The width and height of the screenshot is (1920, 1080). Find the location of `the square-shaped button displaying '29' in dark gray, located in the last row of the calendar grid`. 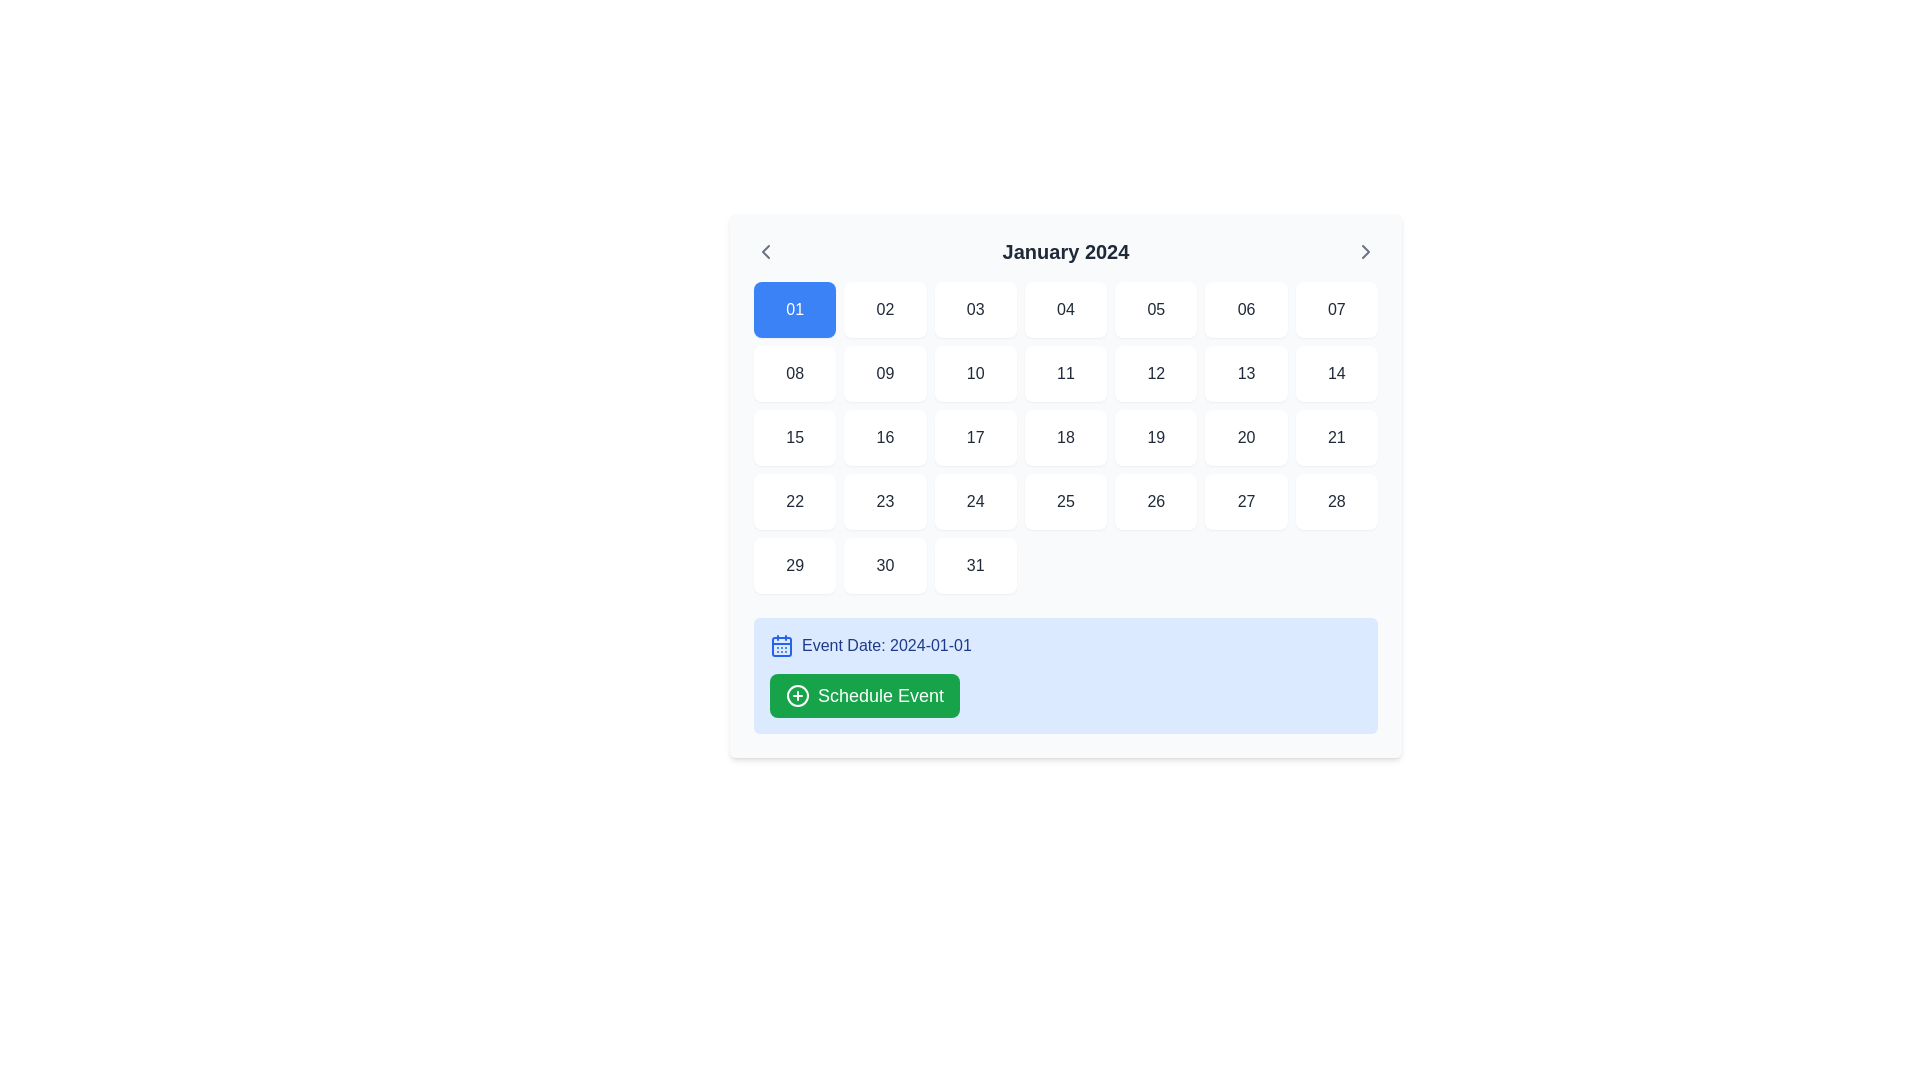

the square-shaped button displaying '29' in dark gray, located in the last row of the calendar grid is located at coordinates (794, 566).